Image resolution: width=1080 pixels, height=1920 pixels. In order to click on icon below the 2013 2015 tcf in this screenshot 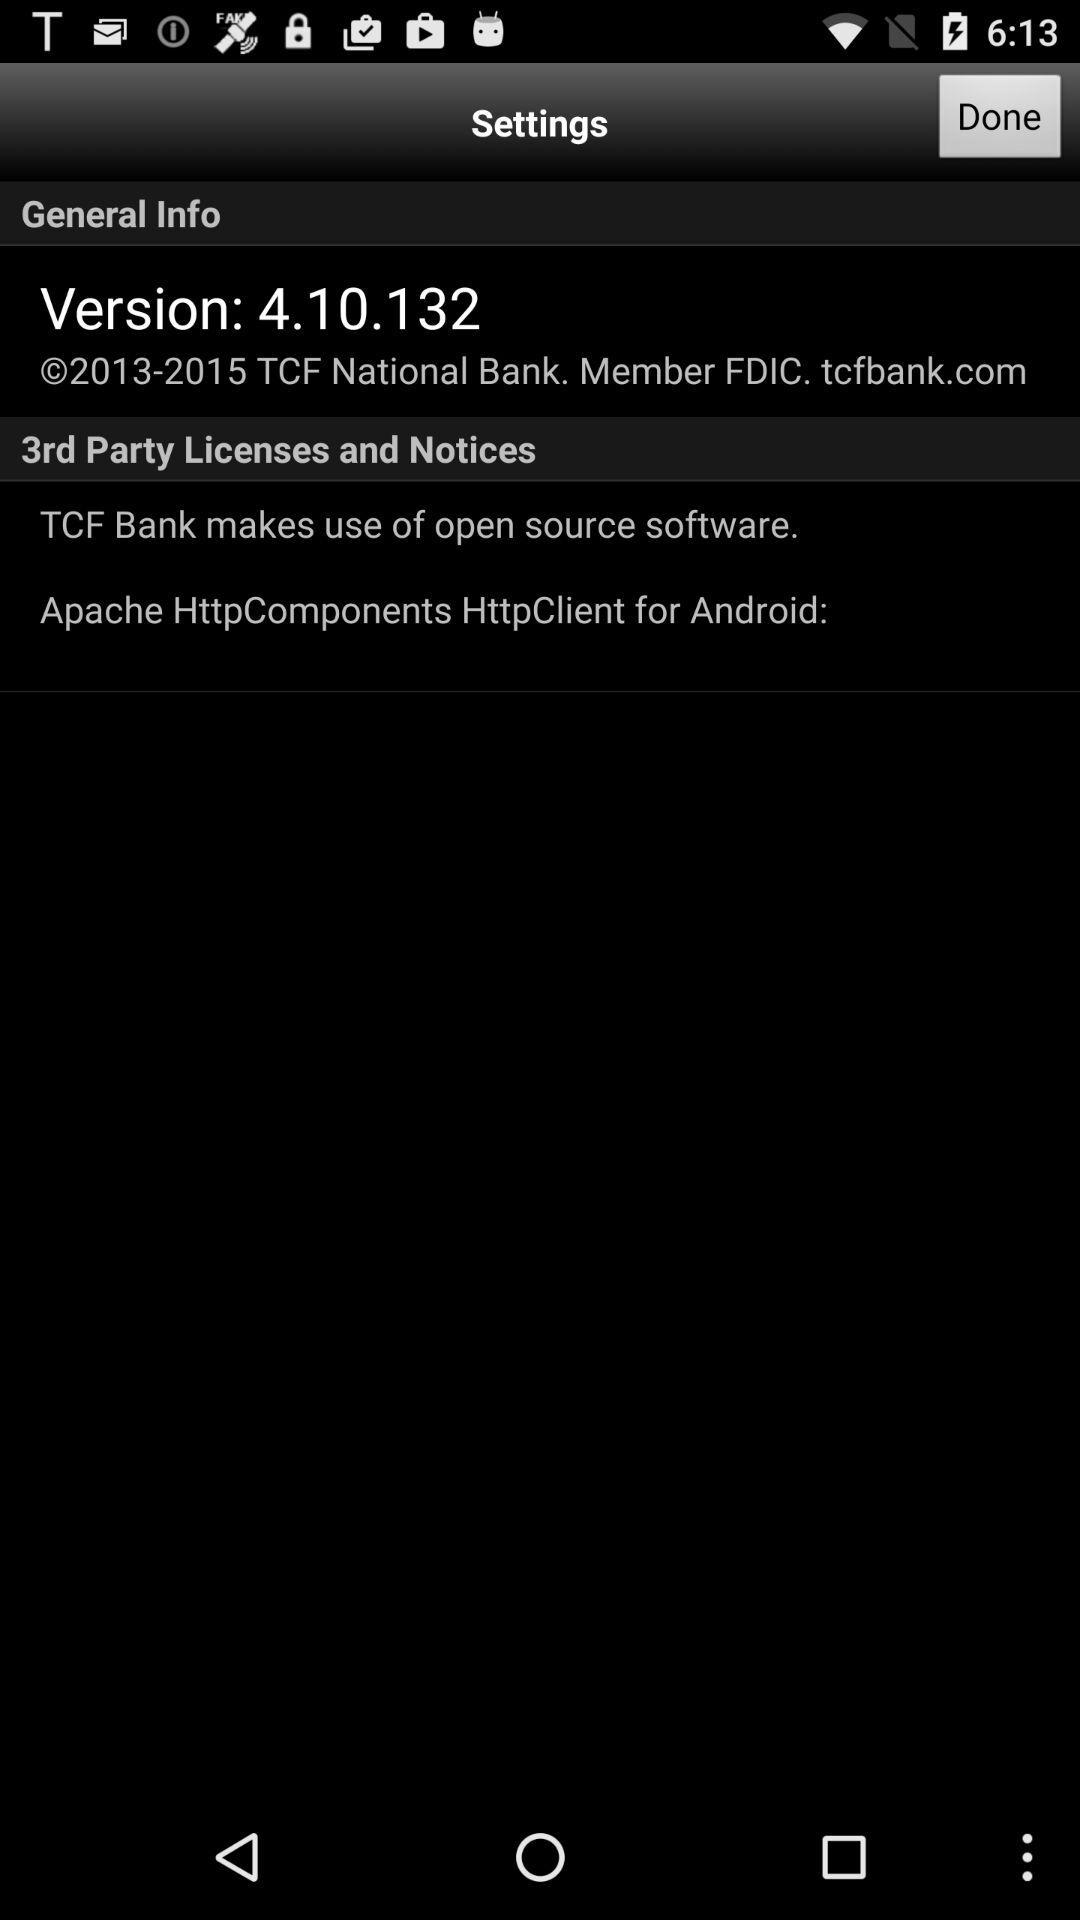, I will do `click(540, 448)`.